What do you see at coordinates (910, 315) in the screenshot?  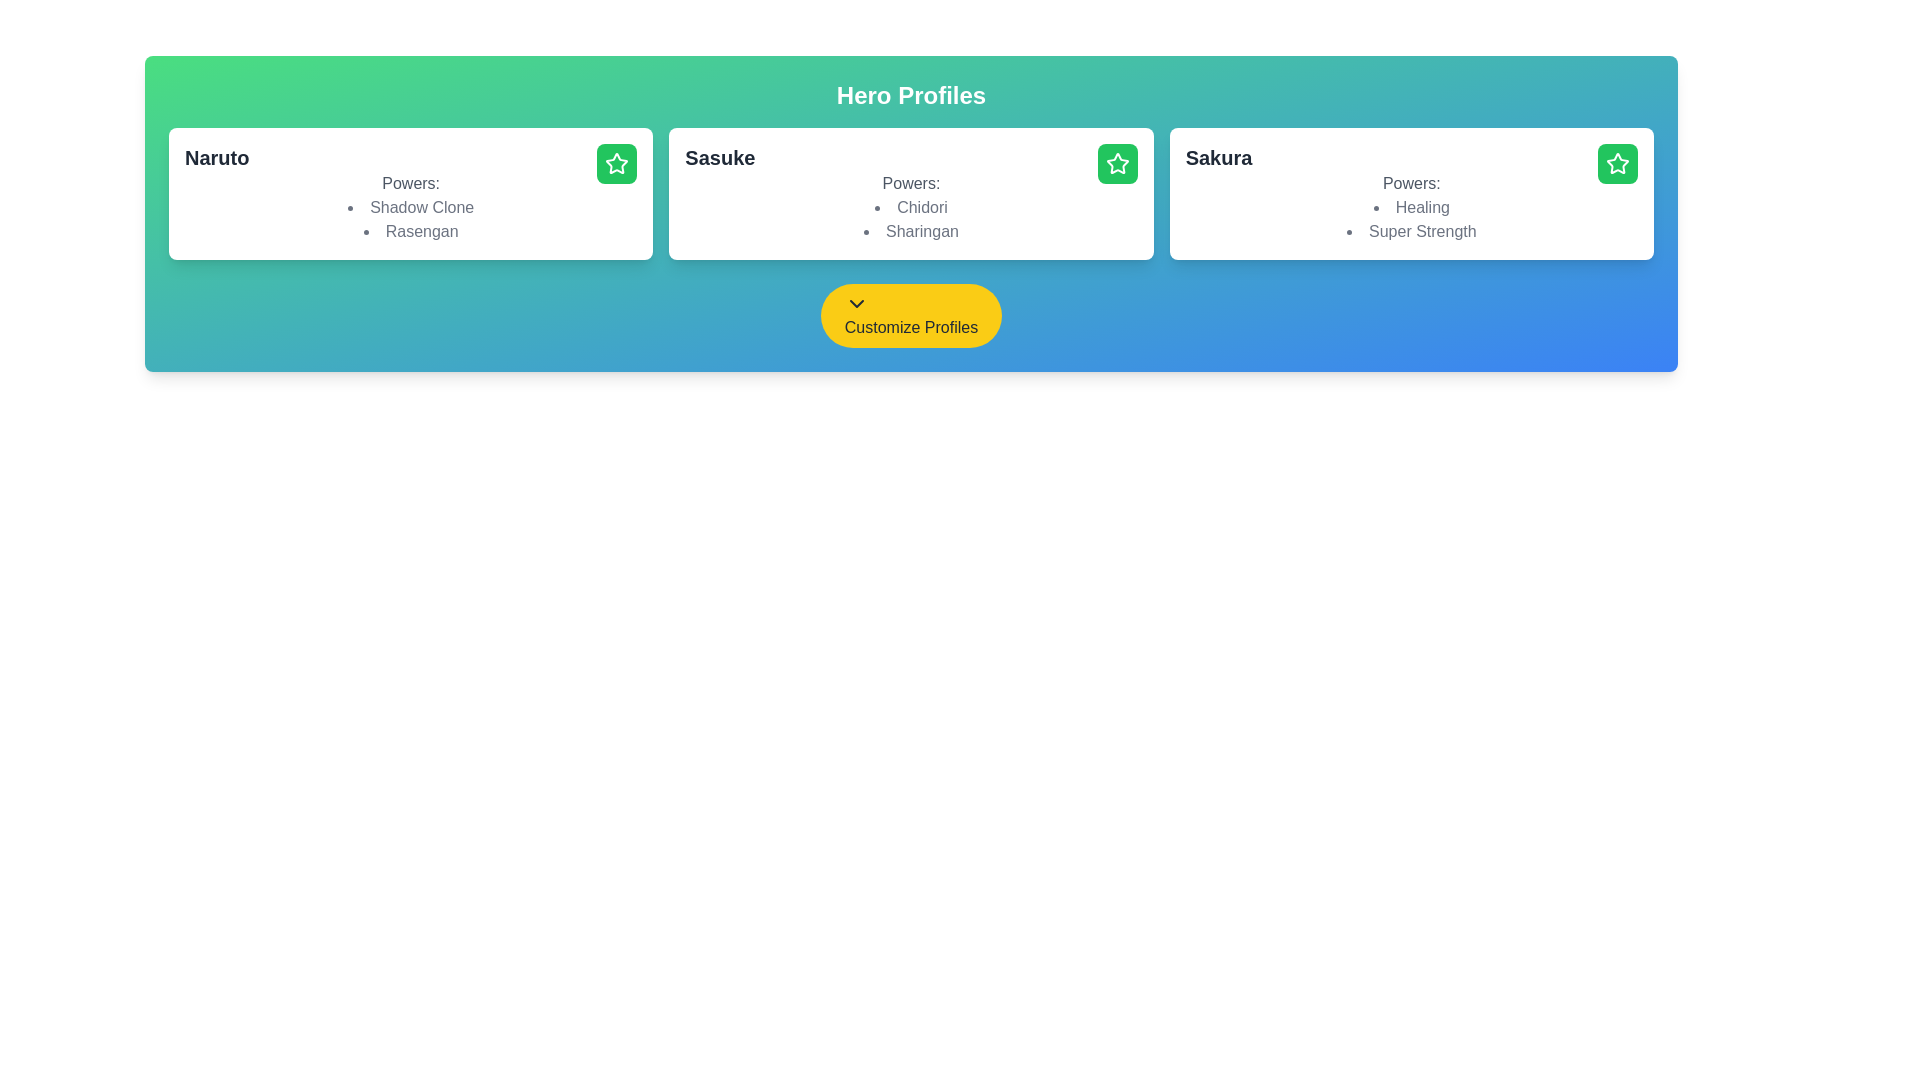 I see `the yellow rounded button labeled 'Customize Profiles'` at bounding box center [910, 315].